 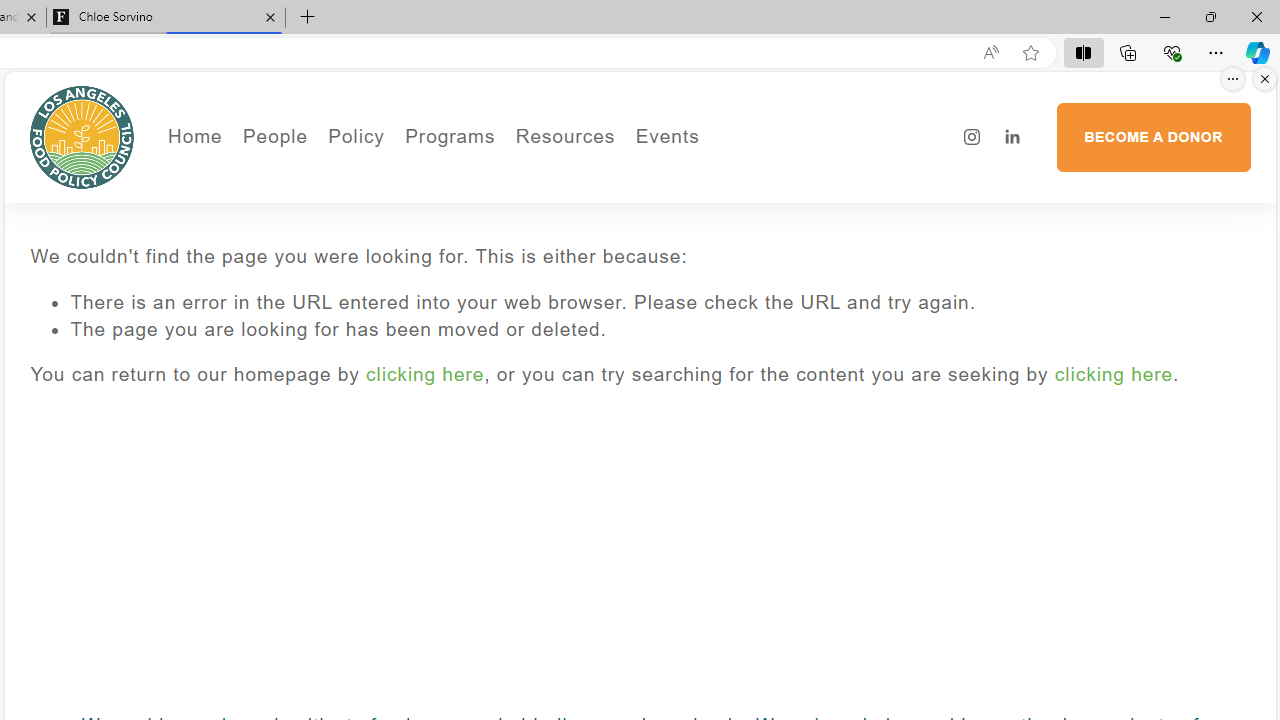 What do you see at coordinates (80, 135) in the screenshot?
I see `'Los Angeles Food Policy Council'` at bounding box center [80, 135].